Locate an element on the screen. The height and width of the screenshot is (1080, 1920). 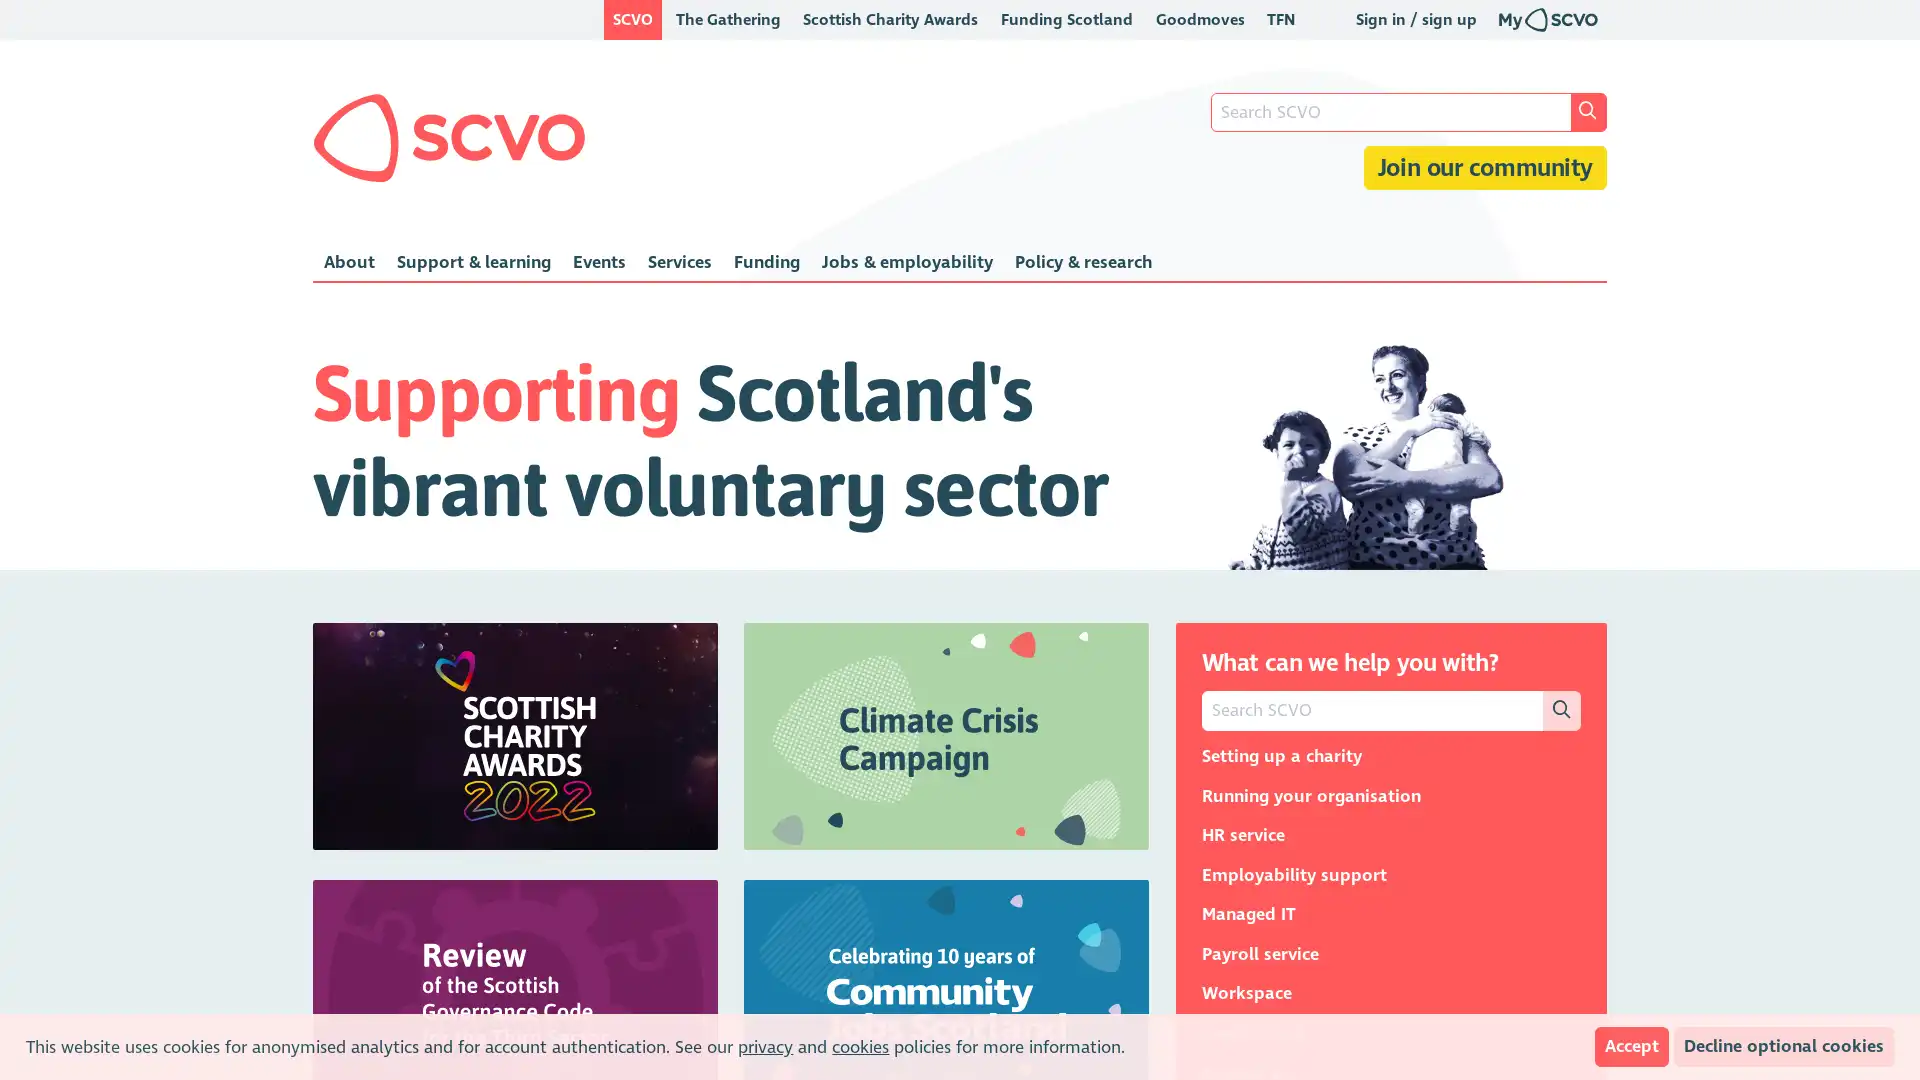
Accept is located at coordinates (1631, 1045).